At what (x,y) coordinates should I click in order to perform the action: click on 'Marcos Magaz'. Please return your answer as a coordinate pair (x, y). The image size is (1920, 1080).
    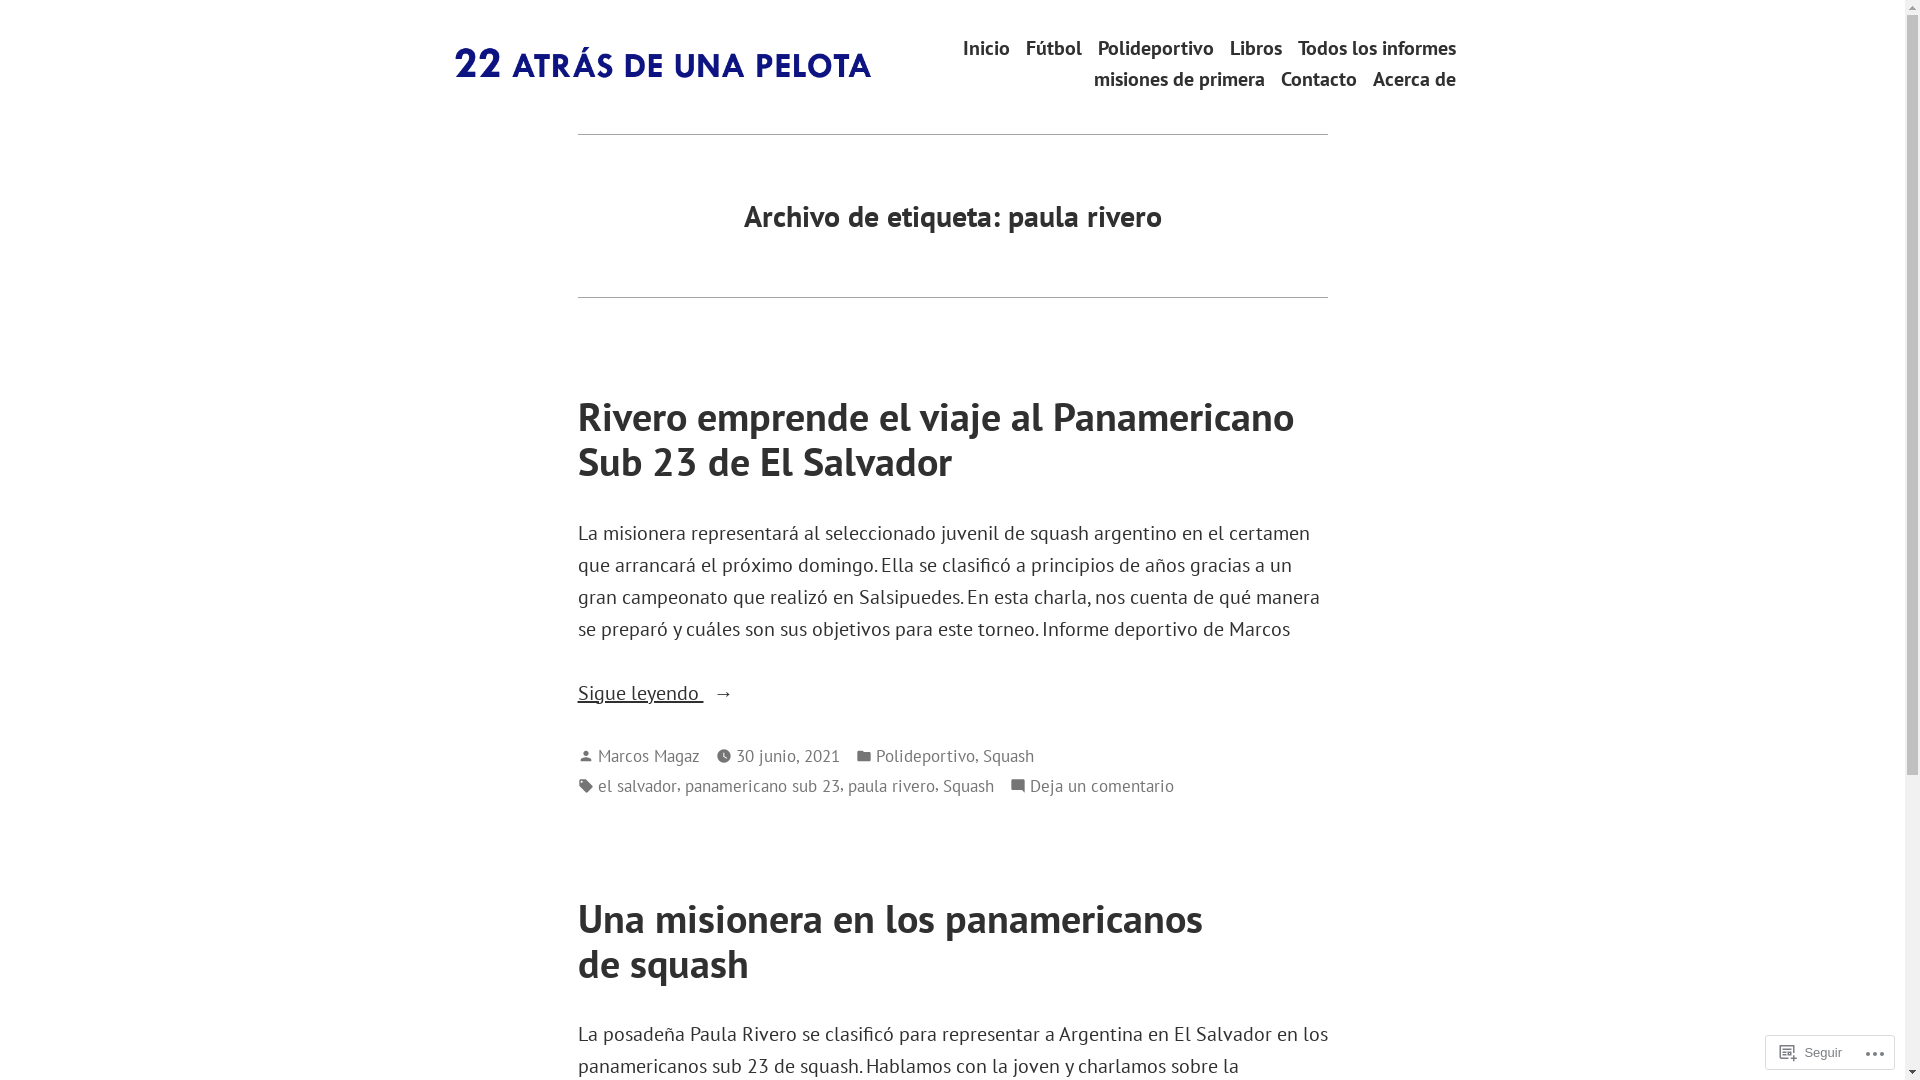
    Looking at the image, I should click on (597, 755).